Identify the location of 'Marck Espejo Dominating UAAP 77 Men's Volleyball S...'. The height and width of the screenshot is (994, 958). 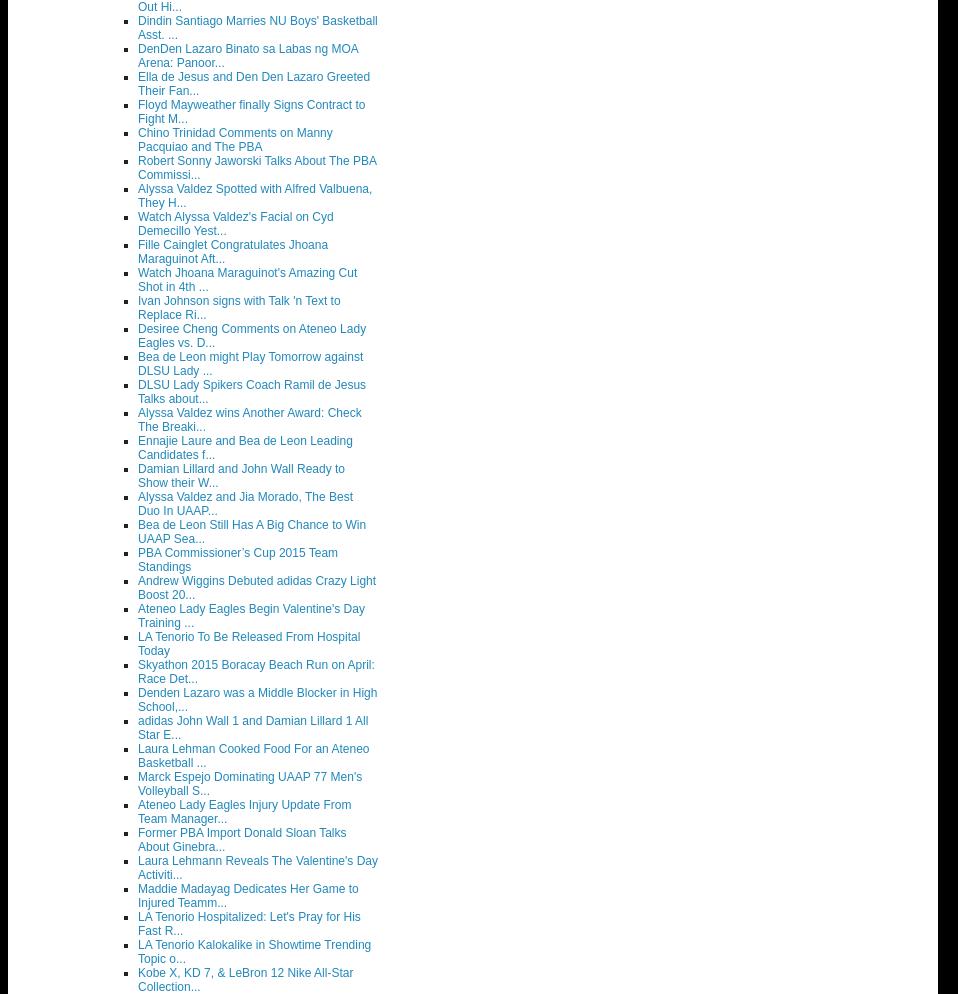
(250, 783).